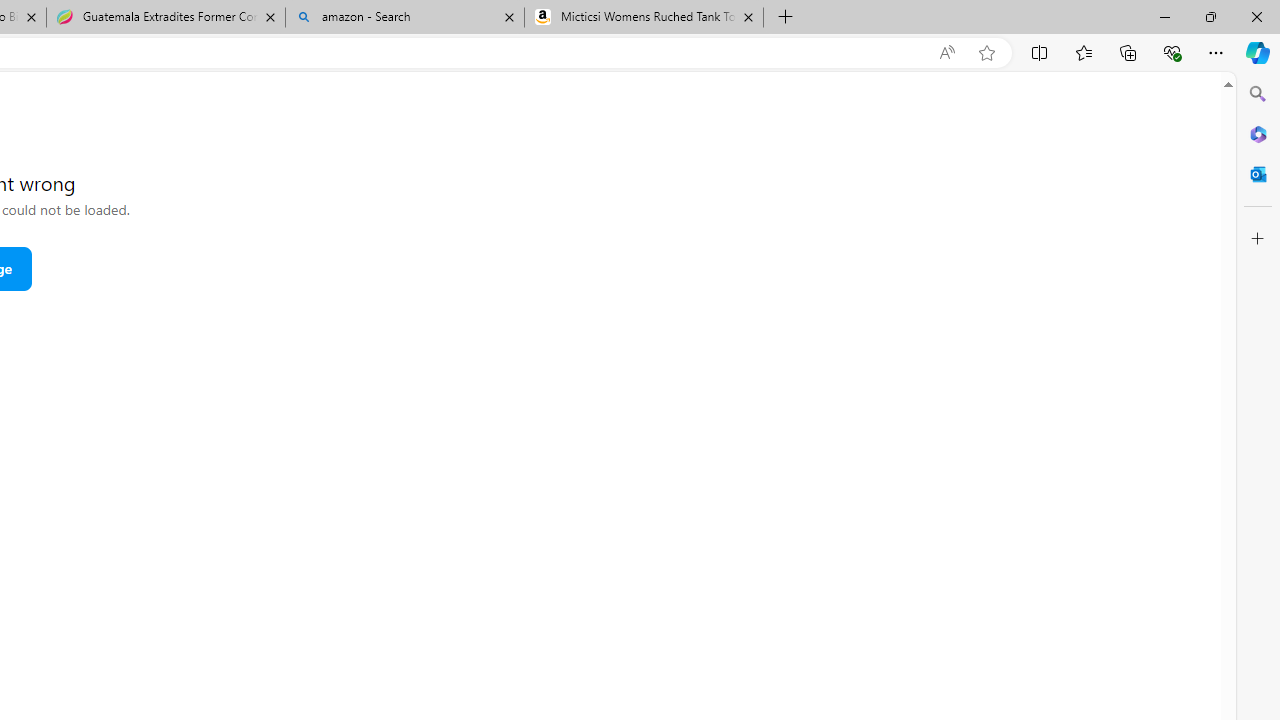 The width and height of the screenshot is (1280, 720). What do you see at coordinates (1040, 51) in the screenshot?
I see `'Split screen'` at bounding box center [1040, 51].